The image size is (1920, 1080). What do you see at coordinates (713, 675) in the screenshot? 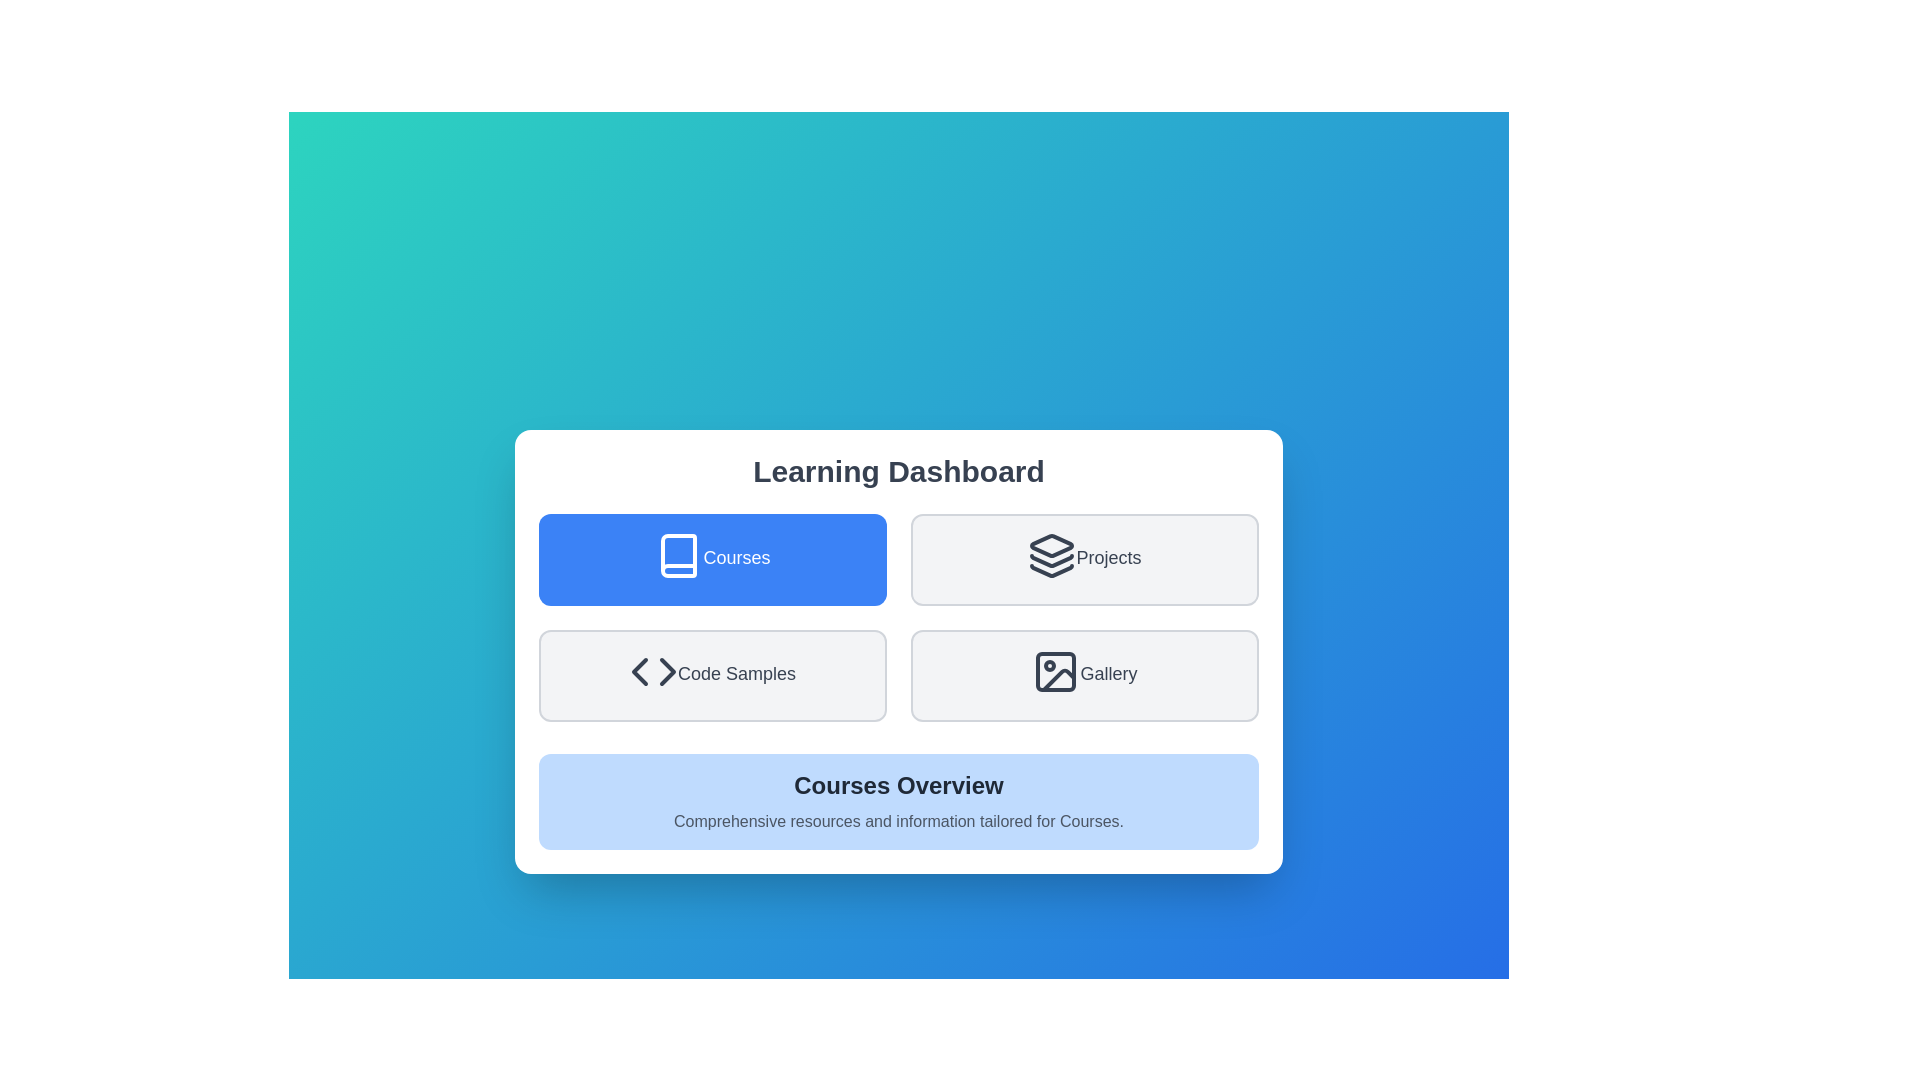
I see `the Code Samples button to select it` at bounding box center [713, 675].